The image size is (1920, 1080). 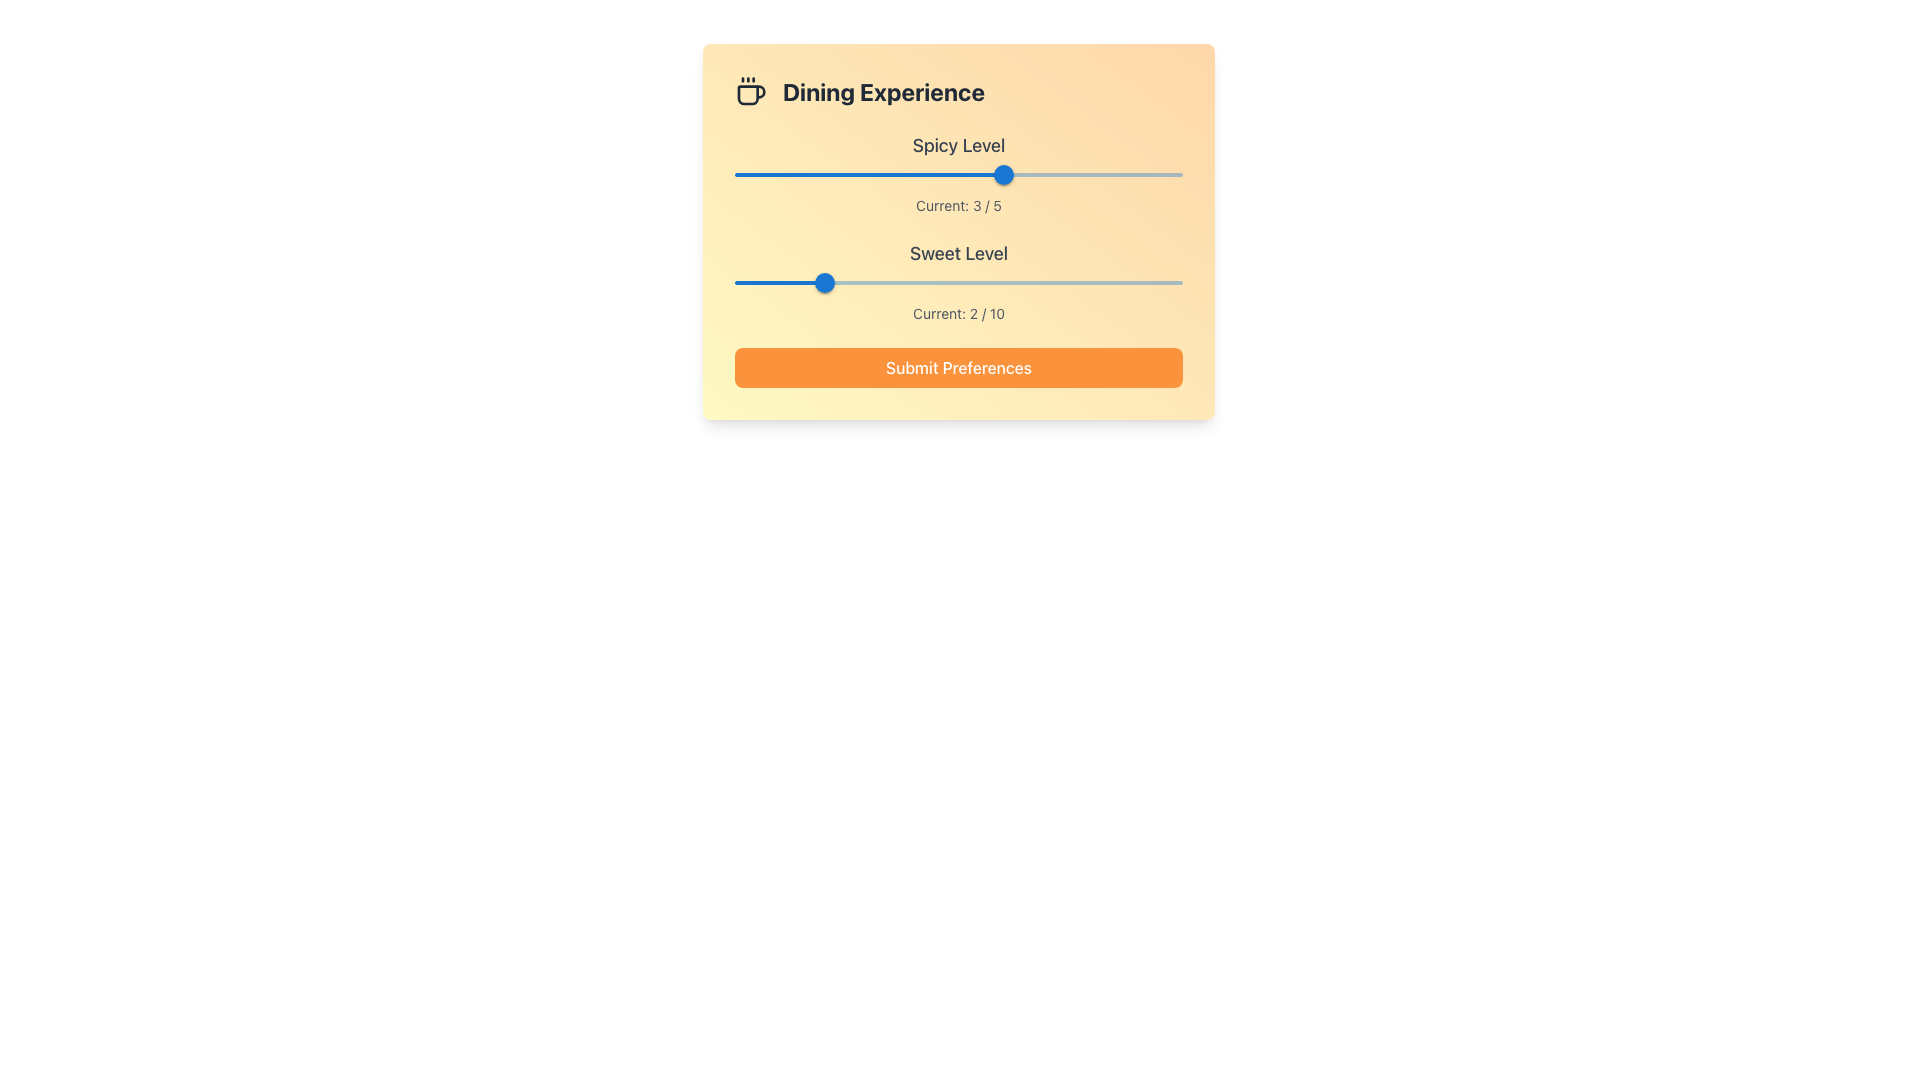 What do you see at coordinates (958, 282) in the screenshot?
I see `the Slider Rail element, which is a horizontal bar located below the 'Sweet Level' label and above the 'Current: 2/10' value display` at bounding box center [958, 282].